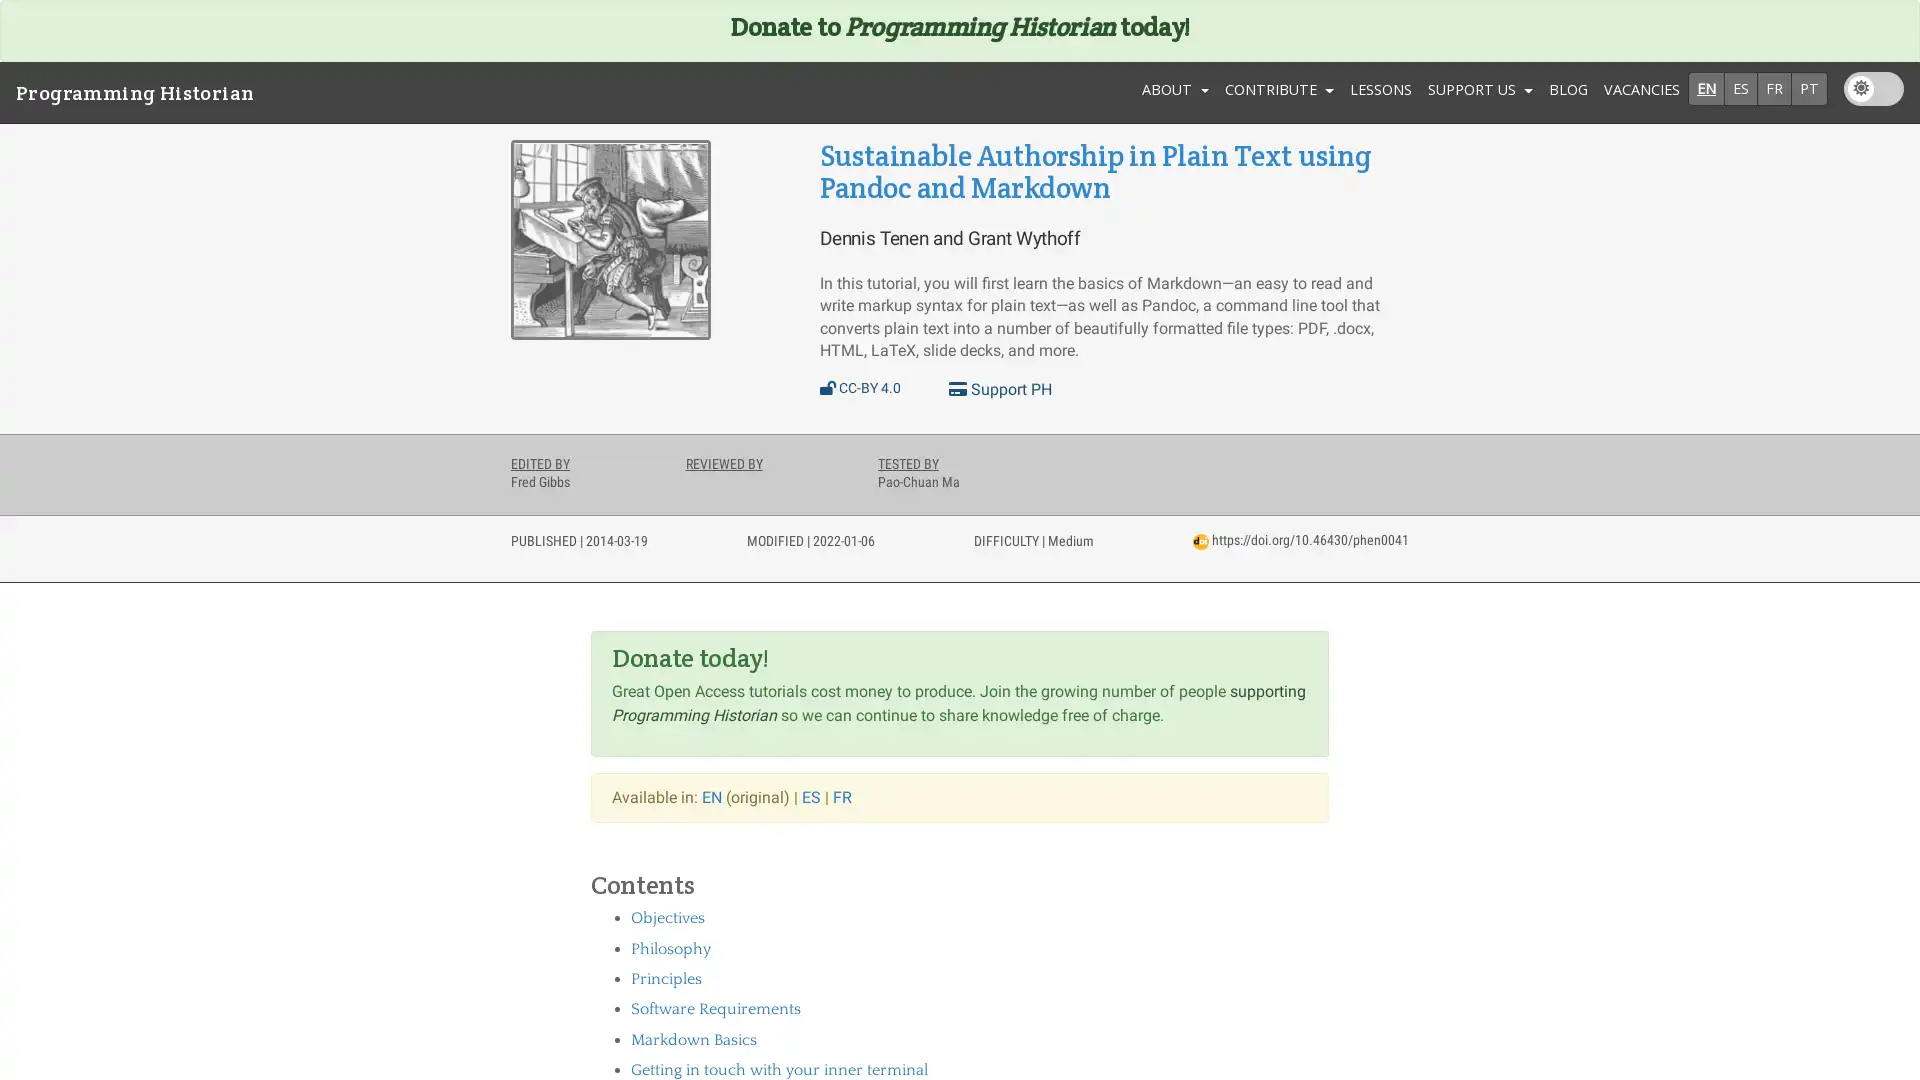  I want to click on PT, so click(1809, 87).